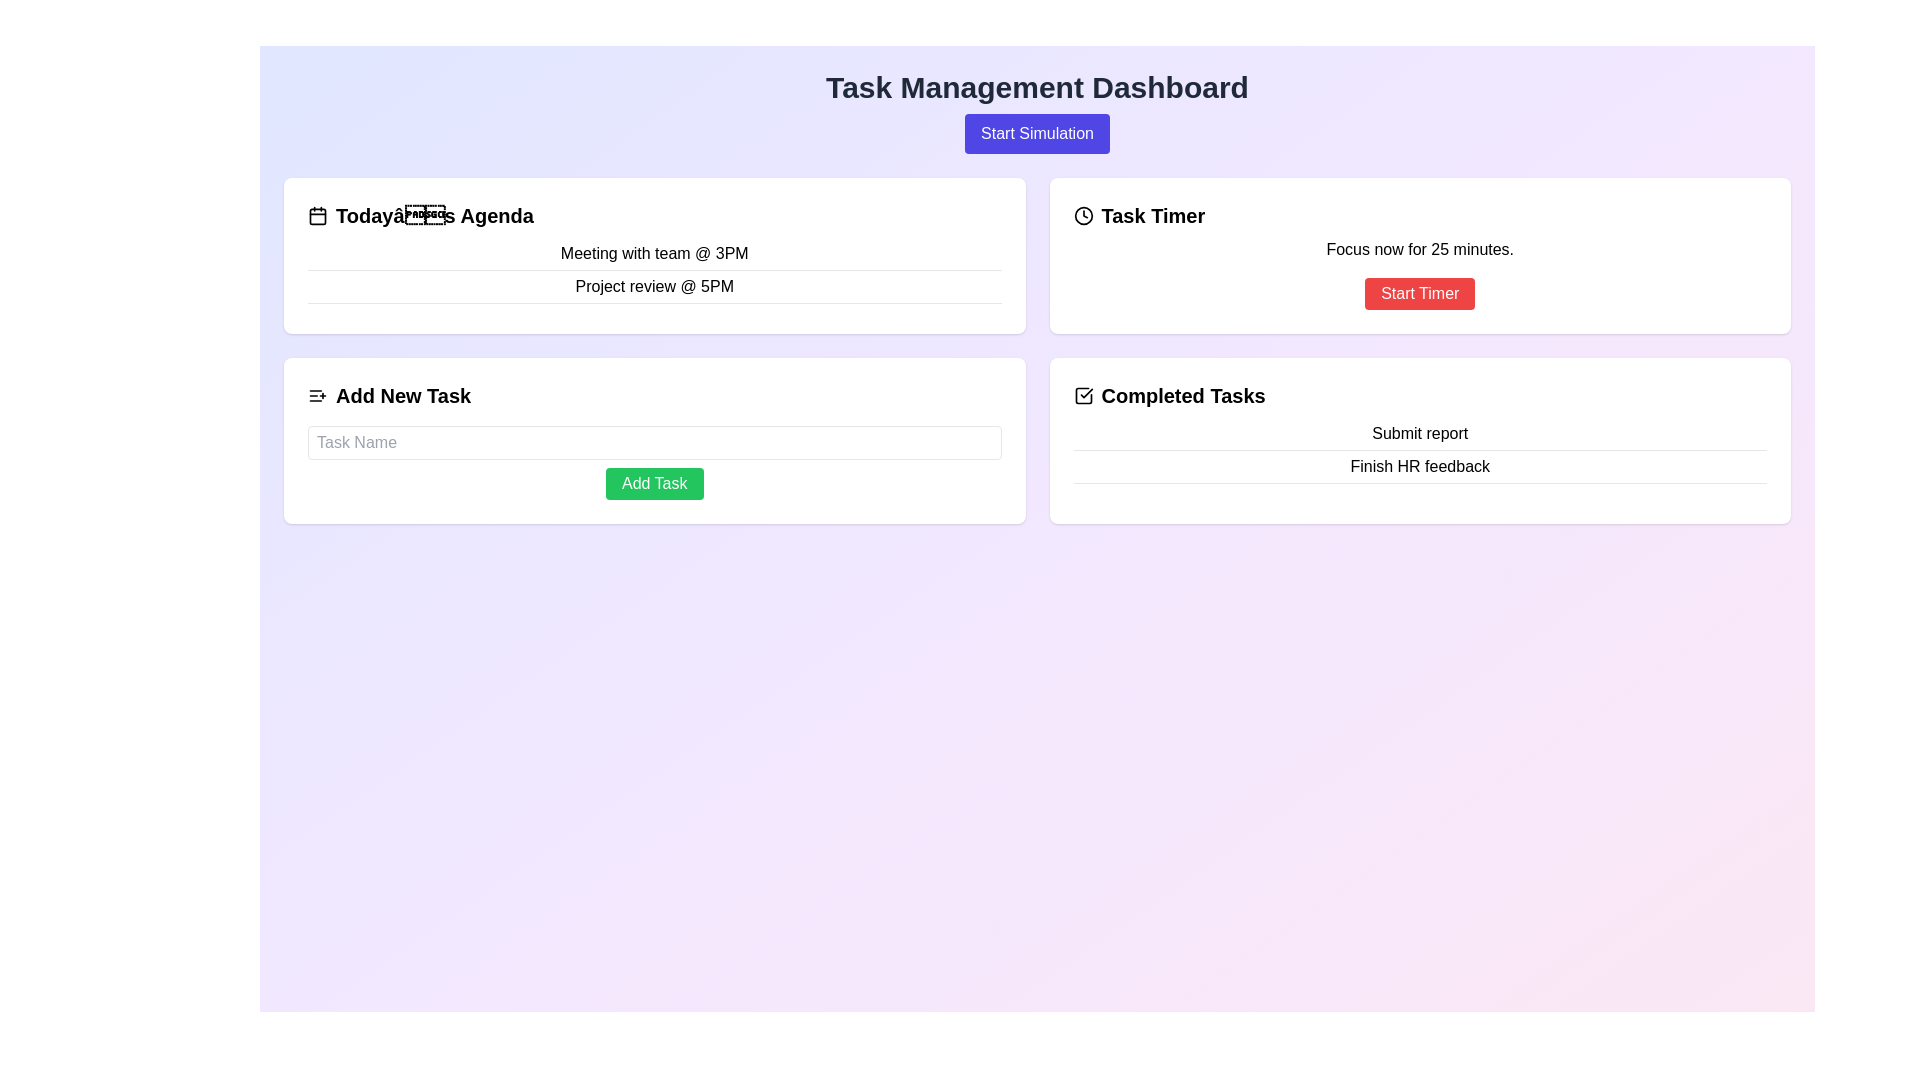 The width and height of the screenshot is (1920, 1080). Describe the element at coordinates (1419, 293) in the screenshot. I see `the bright red 'Start Timer' button with white text` at that location.